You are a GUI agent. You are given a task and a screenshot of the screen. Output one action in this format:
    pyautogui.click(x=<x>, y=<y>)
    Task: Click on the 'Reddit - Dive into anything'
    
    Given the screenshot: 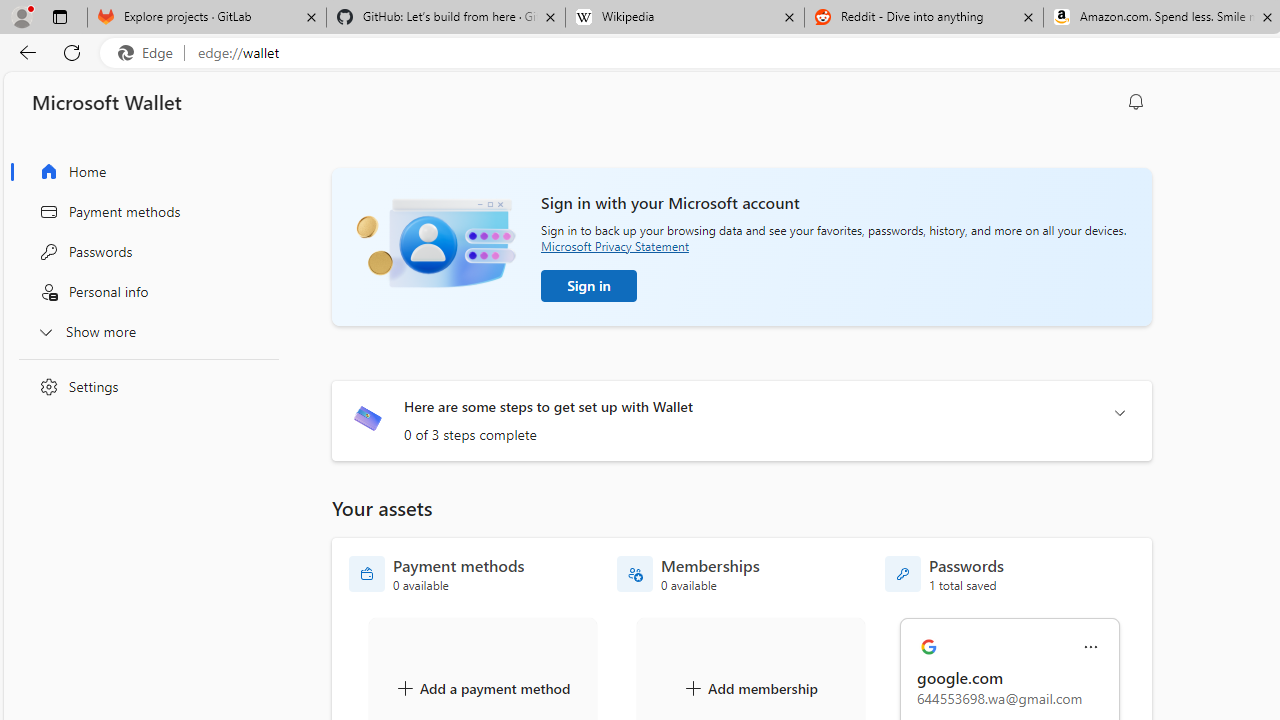 What is the action you would take?
    pyautogui.click(x=923, y=17)
    